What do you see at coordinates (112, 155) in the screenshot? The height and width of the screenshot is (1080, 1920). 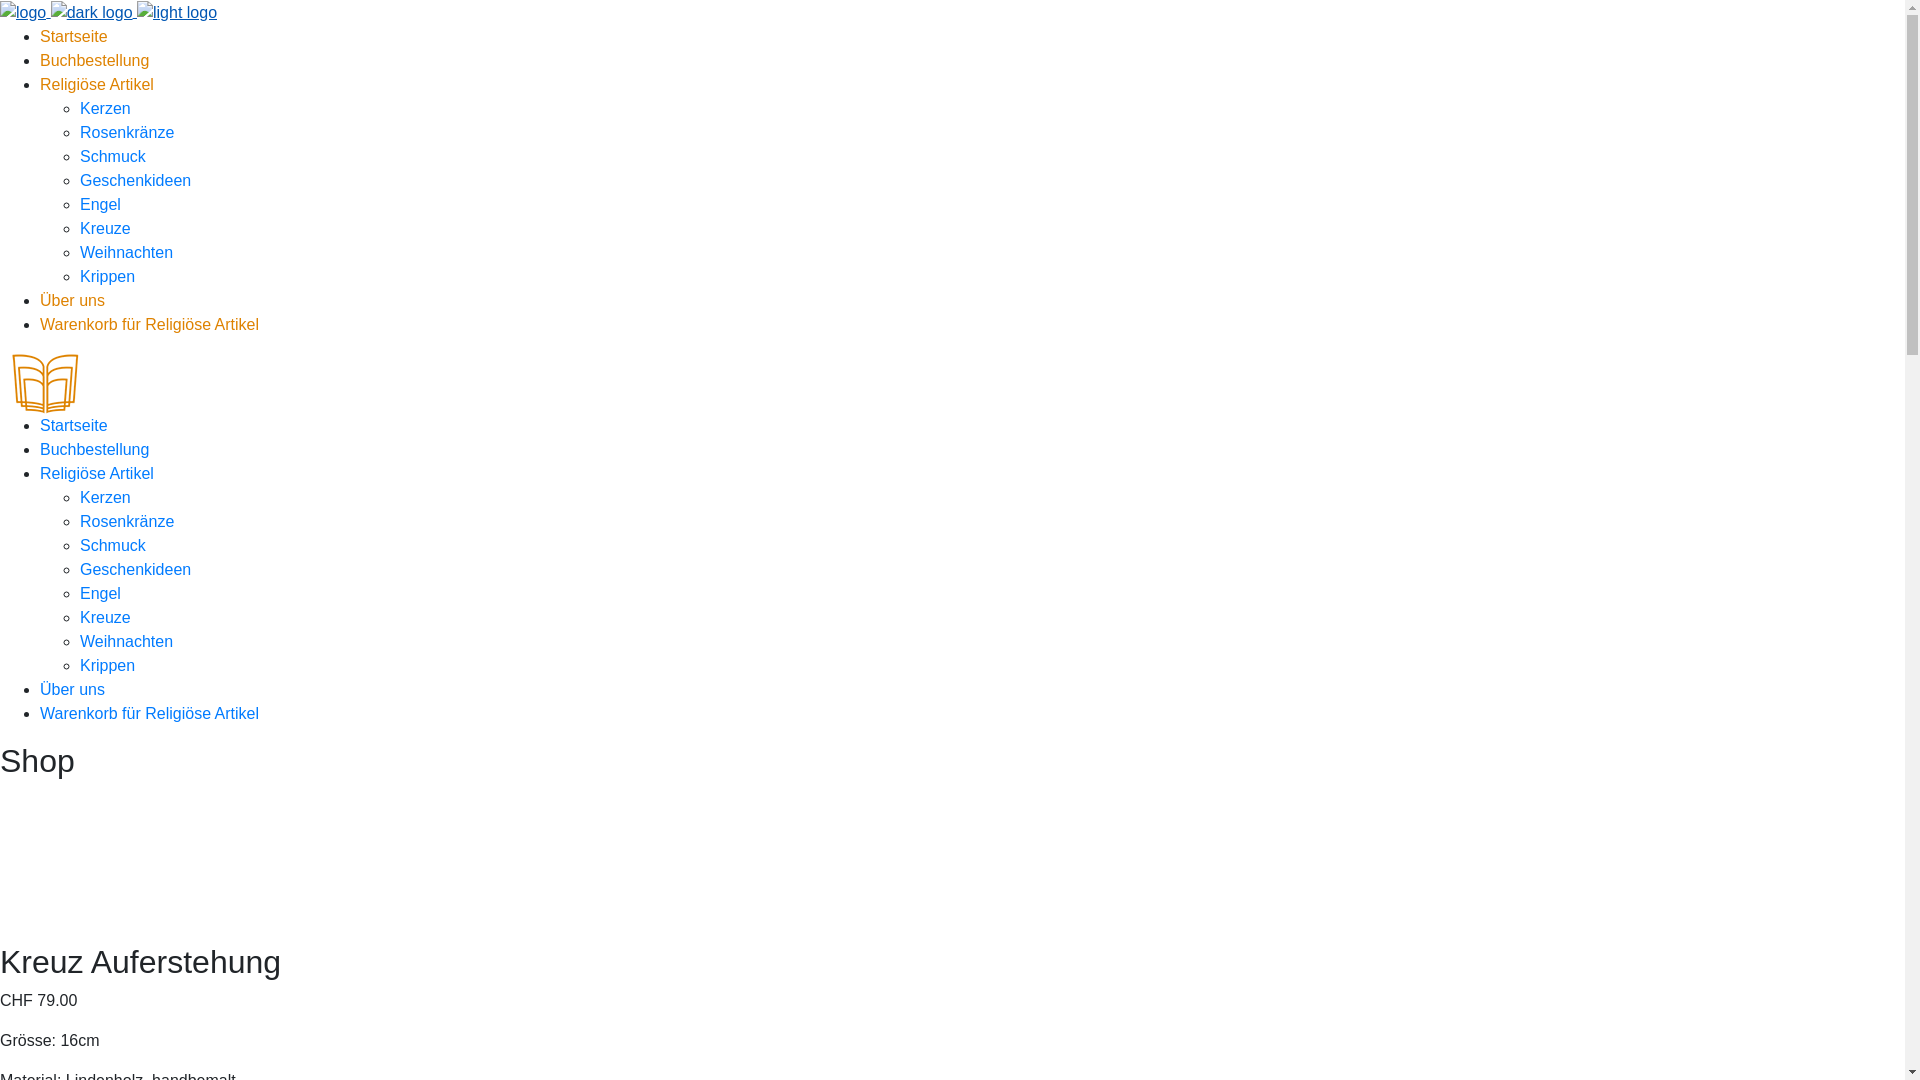 I see `'Schmuck'` at bounding box center [112, 155].